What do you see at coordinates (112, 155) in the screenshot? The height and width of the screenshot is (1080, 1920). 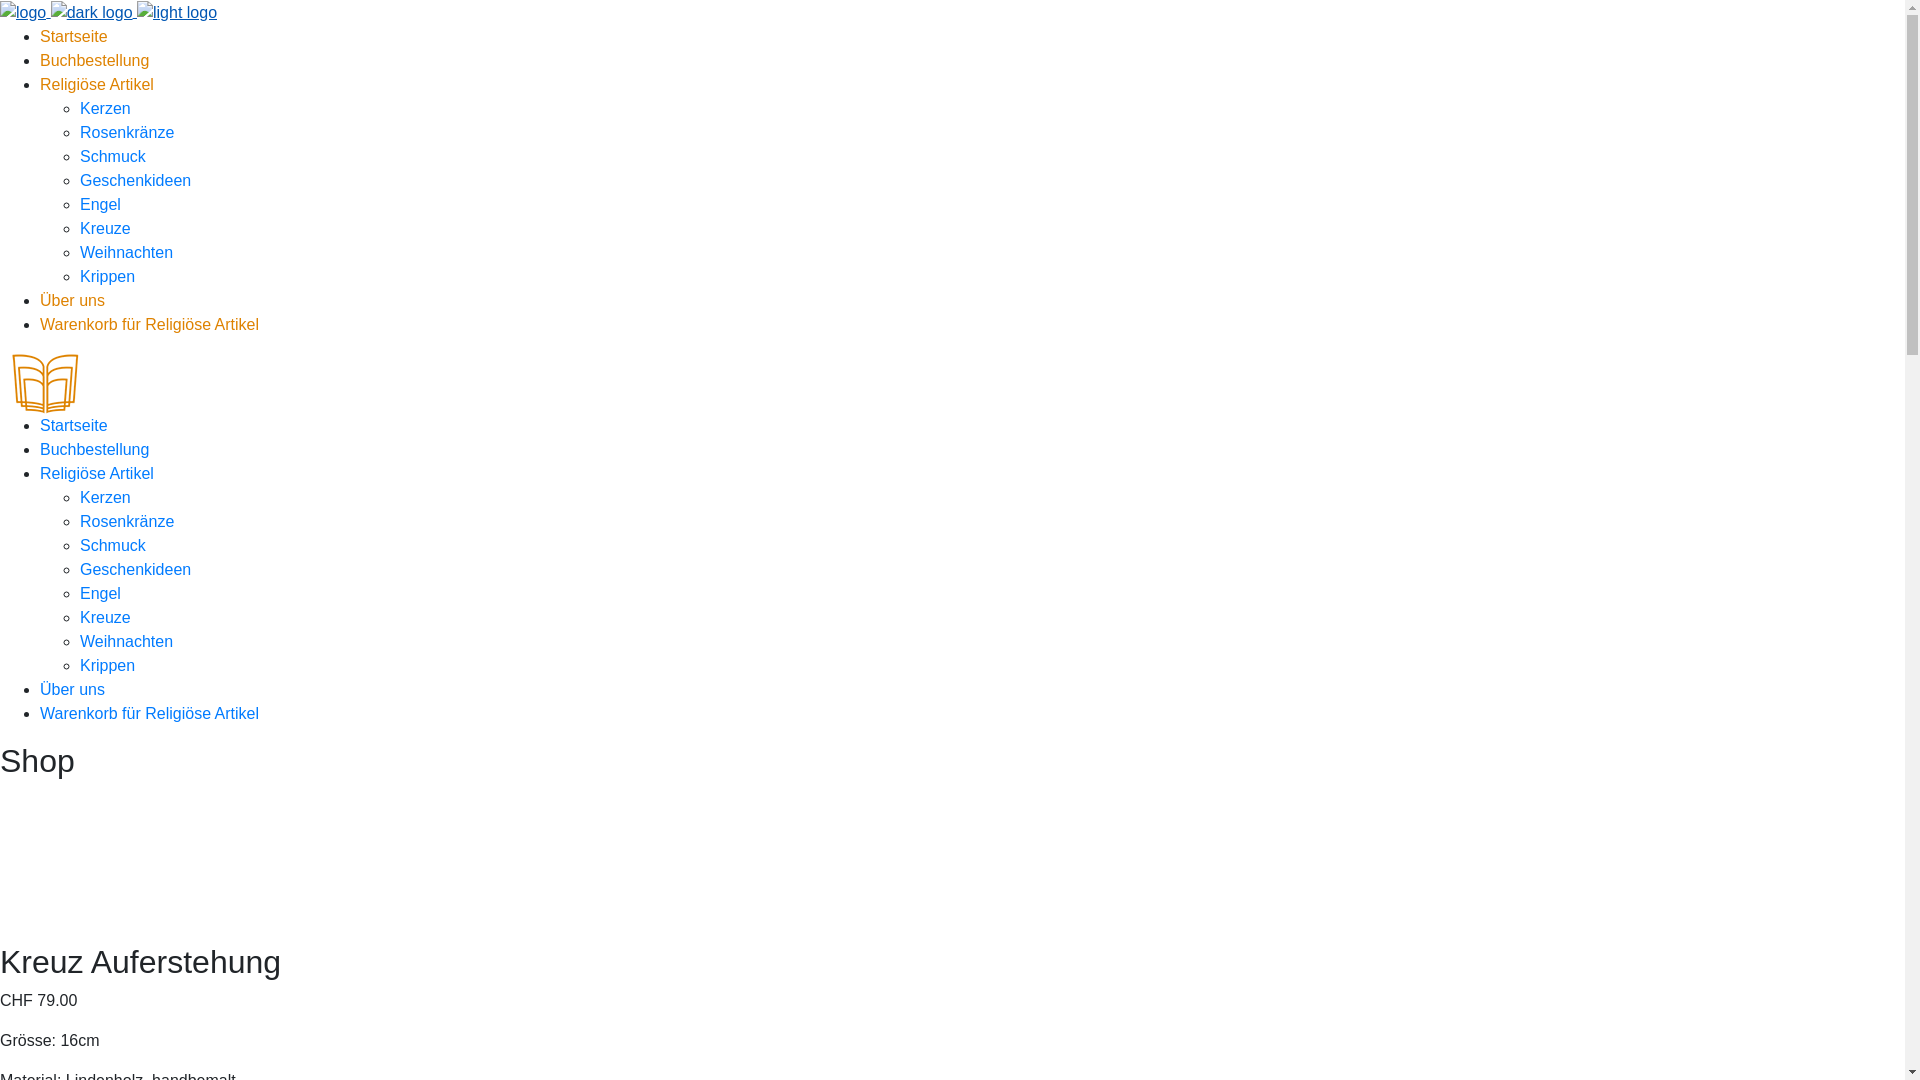 I see `'Schmuck'` at bounding box center [112, 155].